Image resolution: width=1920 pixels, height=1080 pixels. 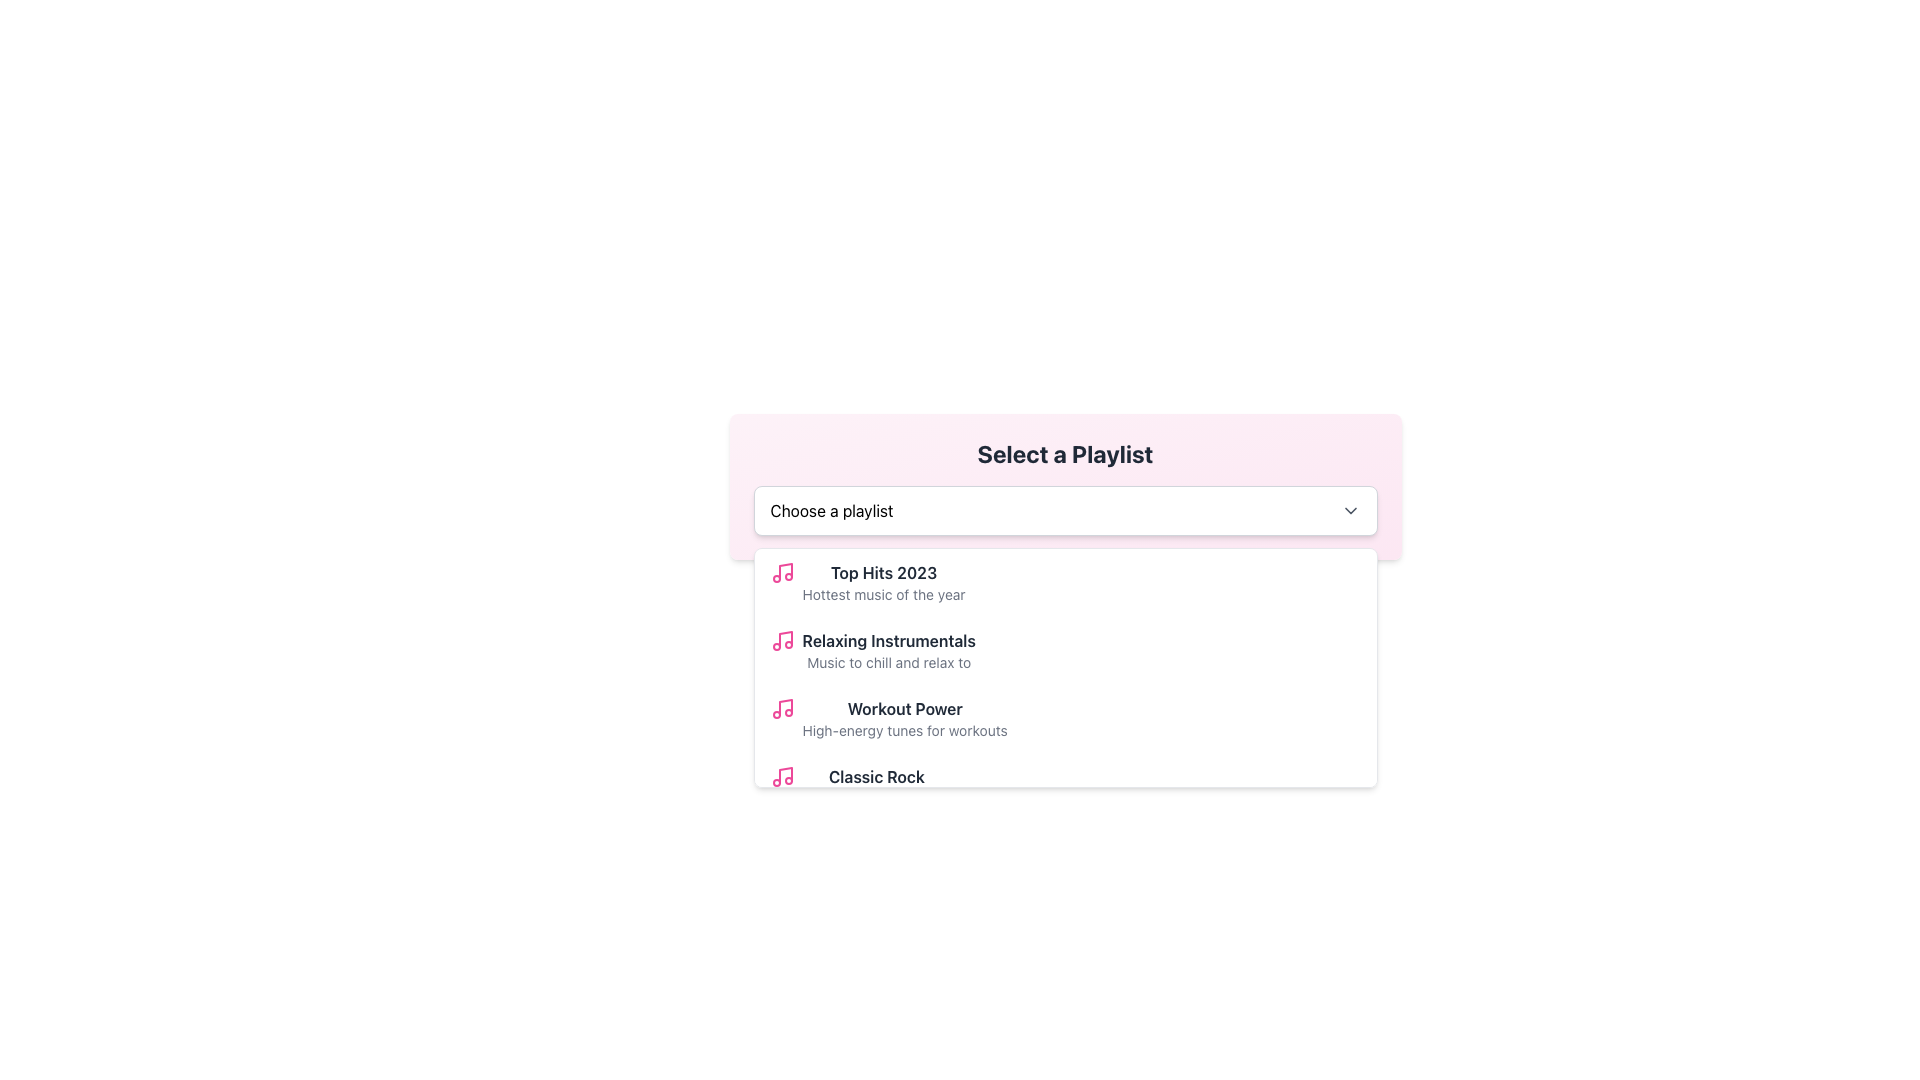 What do you see at coordinates (876, 785) in the screenshot?
I see `the 'Classic Rock' playlist item in the dropdown menu` at bounding box center [876, 785].